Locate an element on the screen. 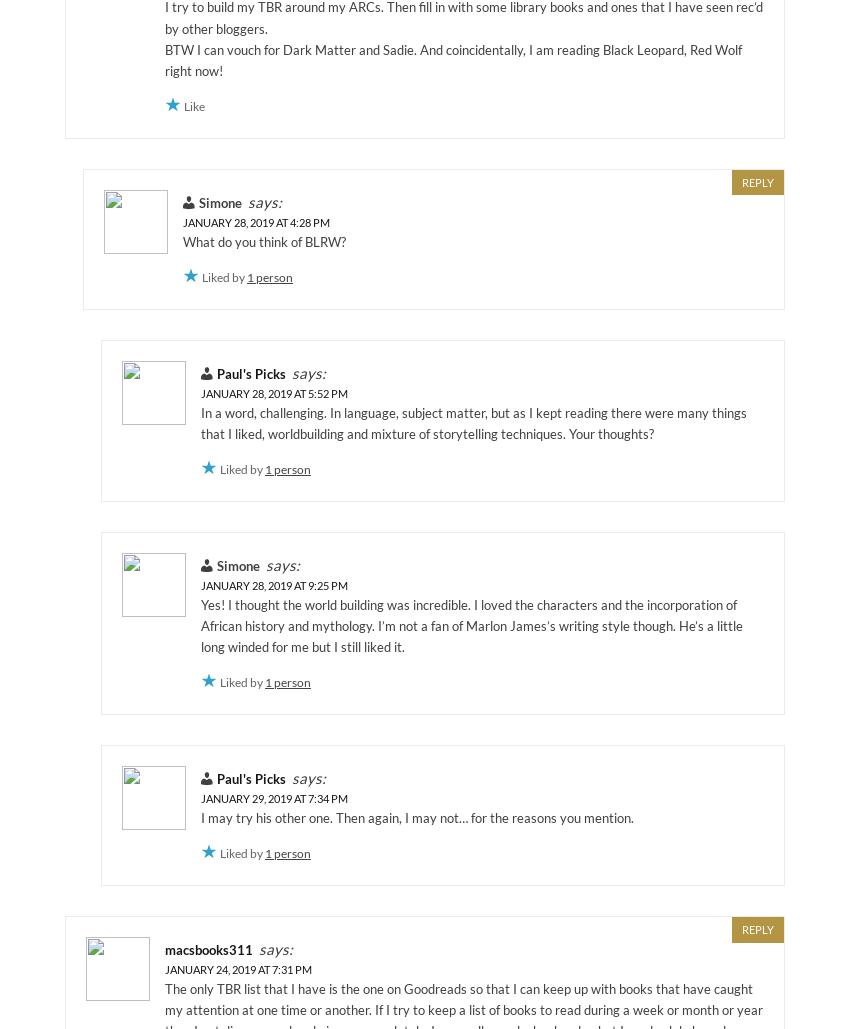 The image size is (850, 1029). 'Like' is located at coordinates (193, 104).